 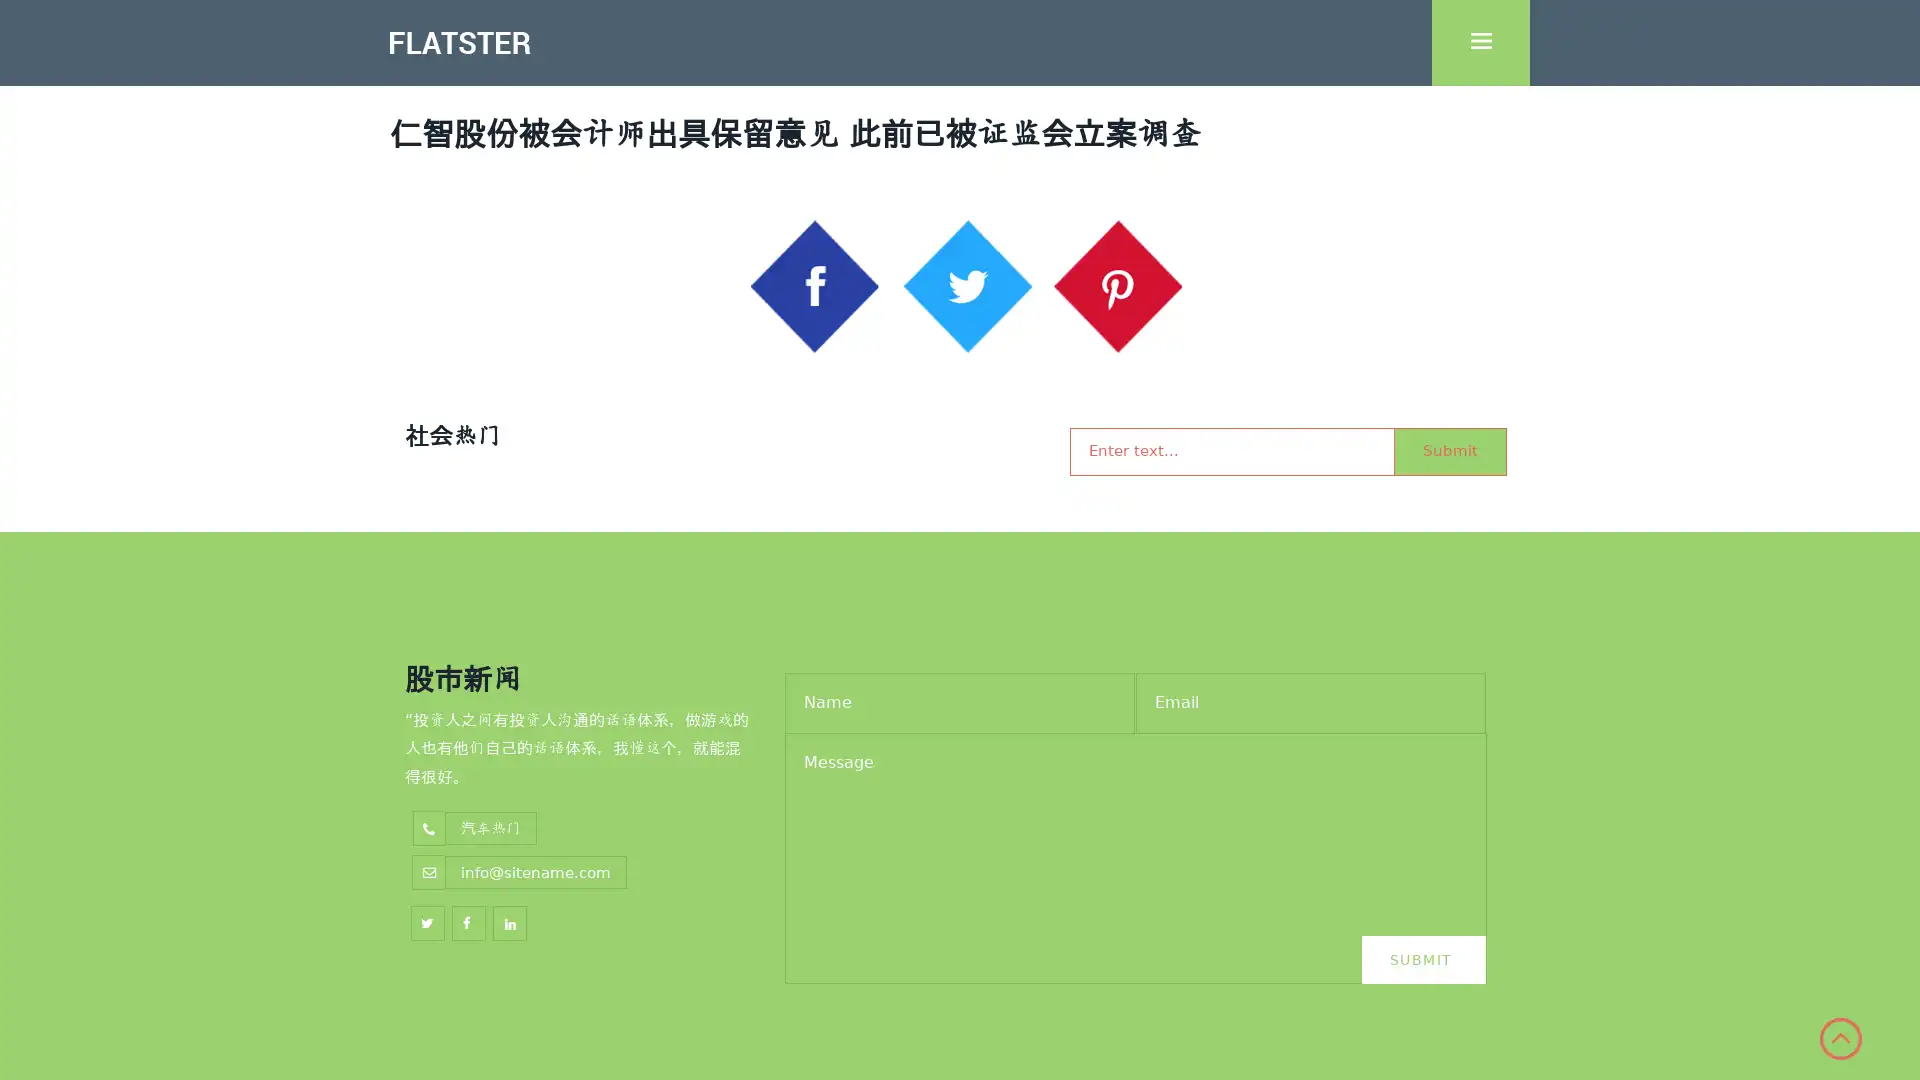 What do you see at coordinates (1422, 958) in the screenshot?
I see `Submit` at bounding box center [1422, 958].